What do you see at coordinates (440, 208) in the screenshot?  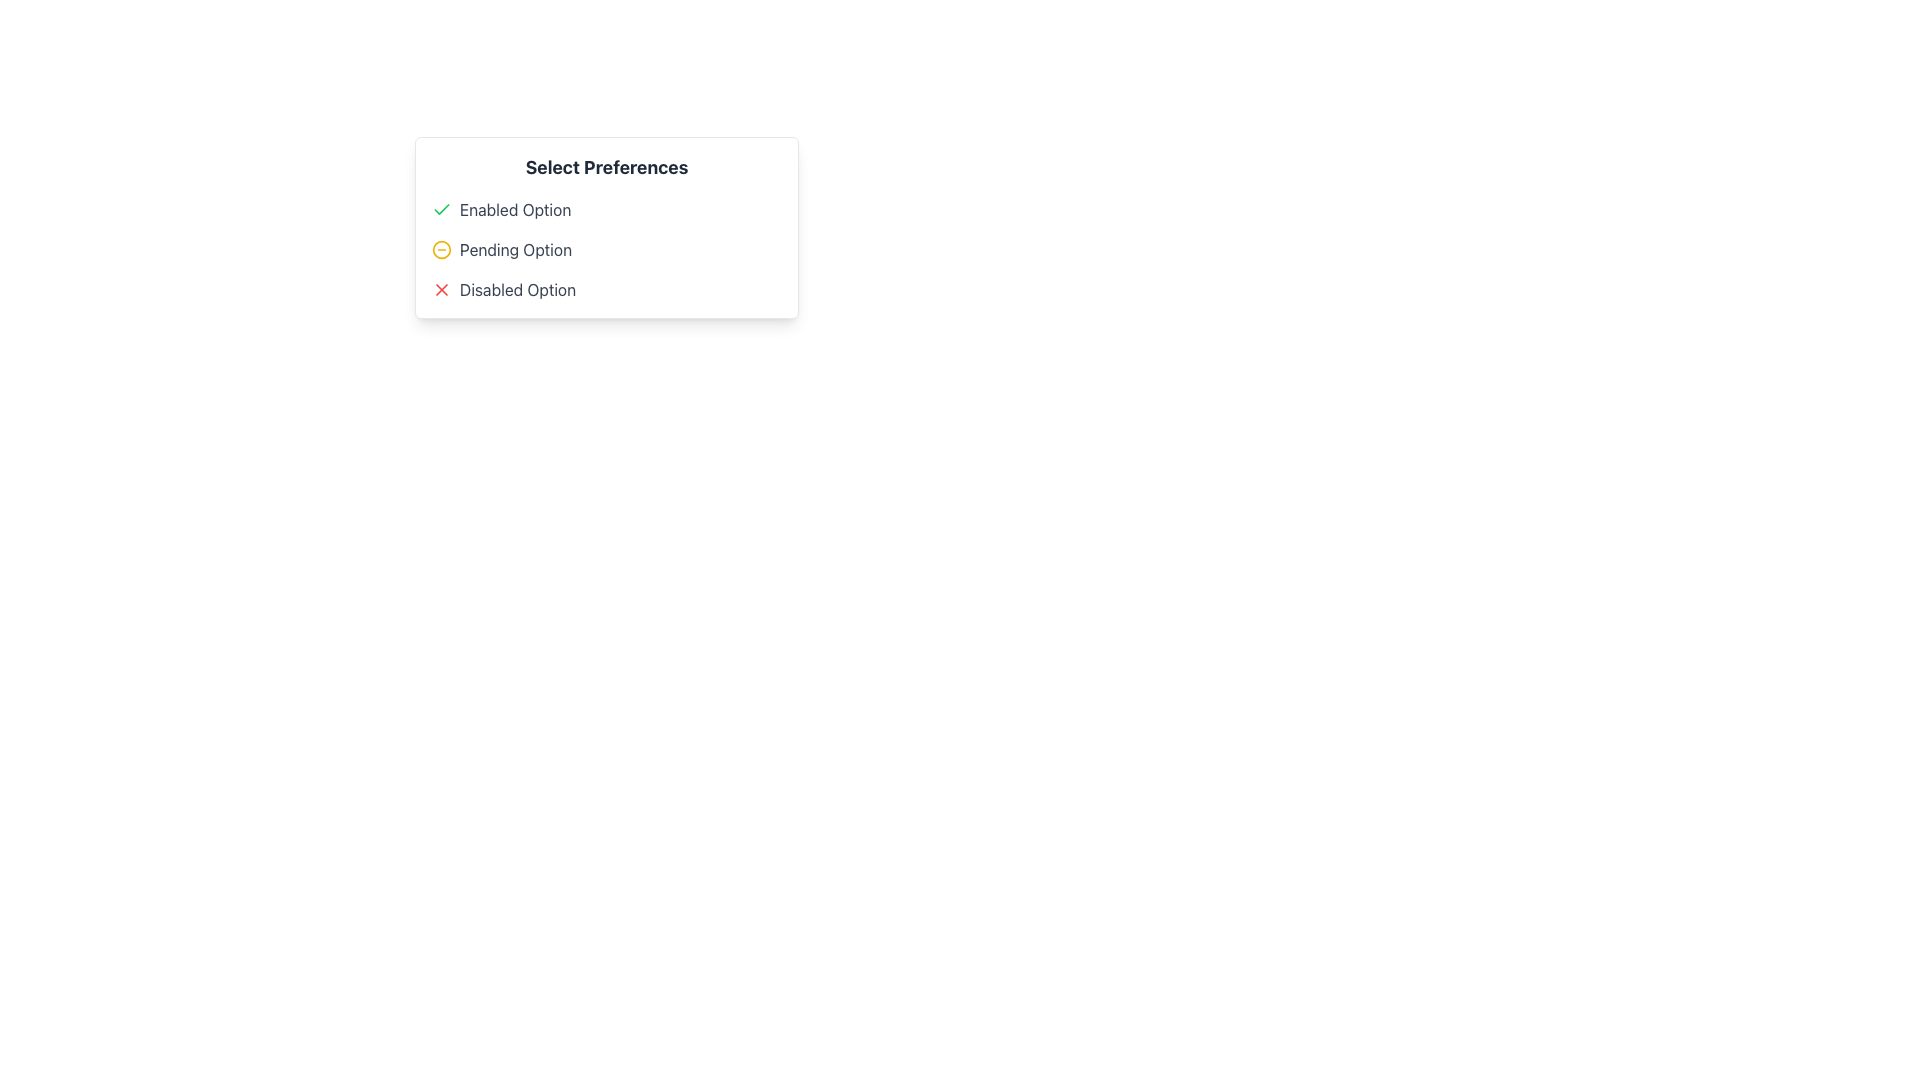 I see `the icon indicating that the 'Enabled Option' is selected, located at the top-left corner of the list of options under 'Select Preferences.'` at bounding box center [440, 208].